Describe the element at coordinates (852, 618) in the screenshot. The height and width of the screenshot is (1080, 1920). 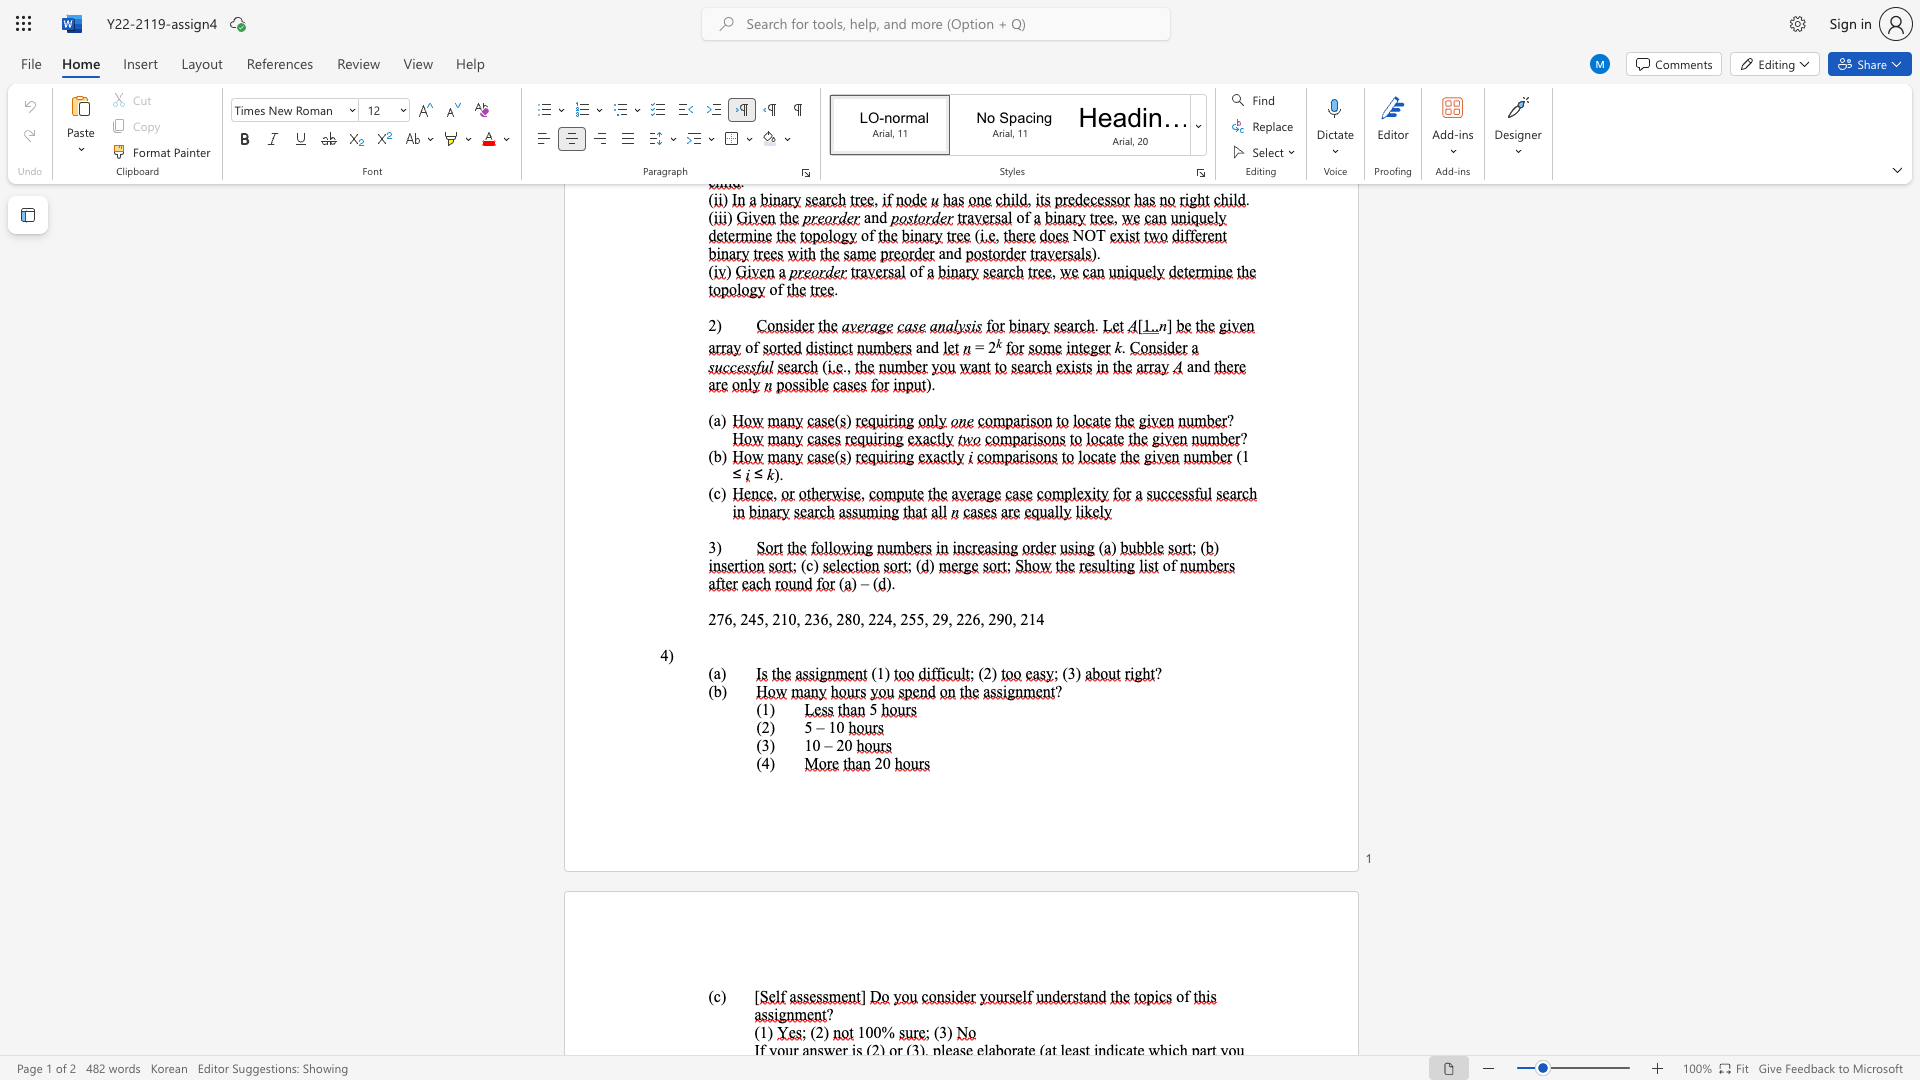
I see `the subset text "0, 224, 255, 29, 226" within the text "276, 245, 210, 236, 280, 224, 255, 29, 226, 290, 214"` at that location.